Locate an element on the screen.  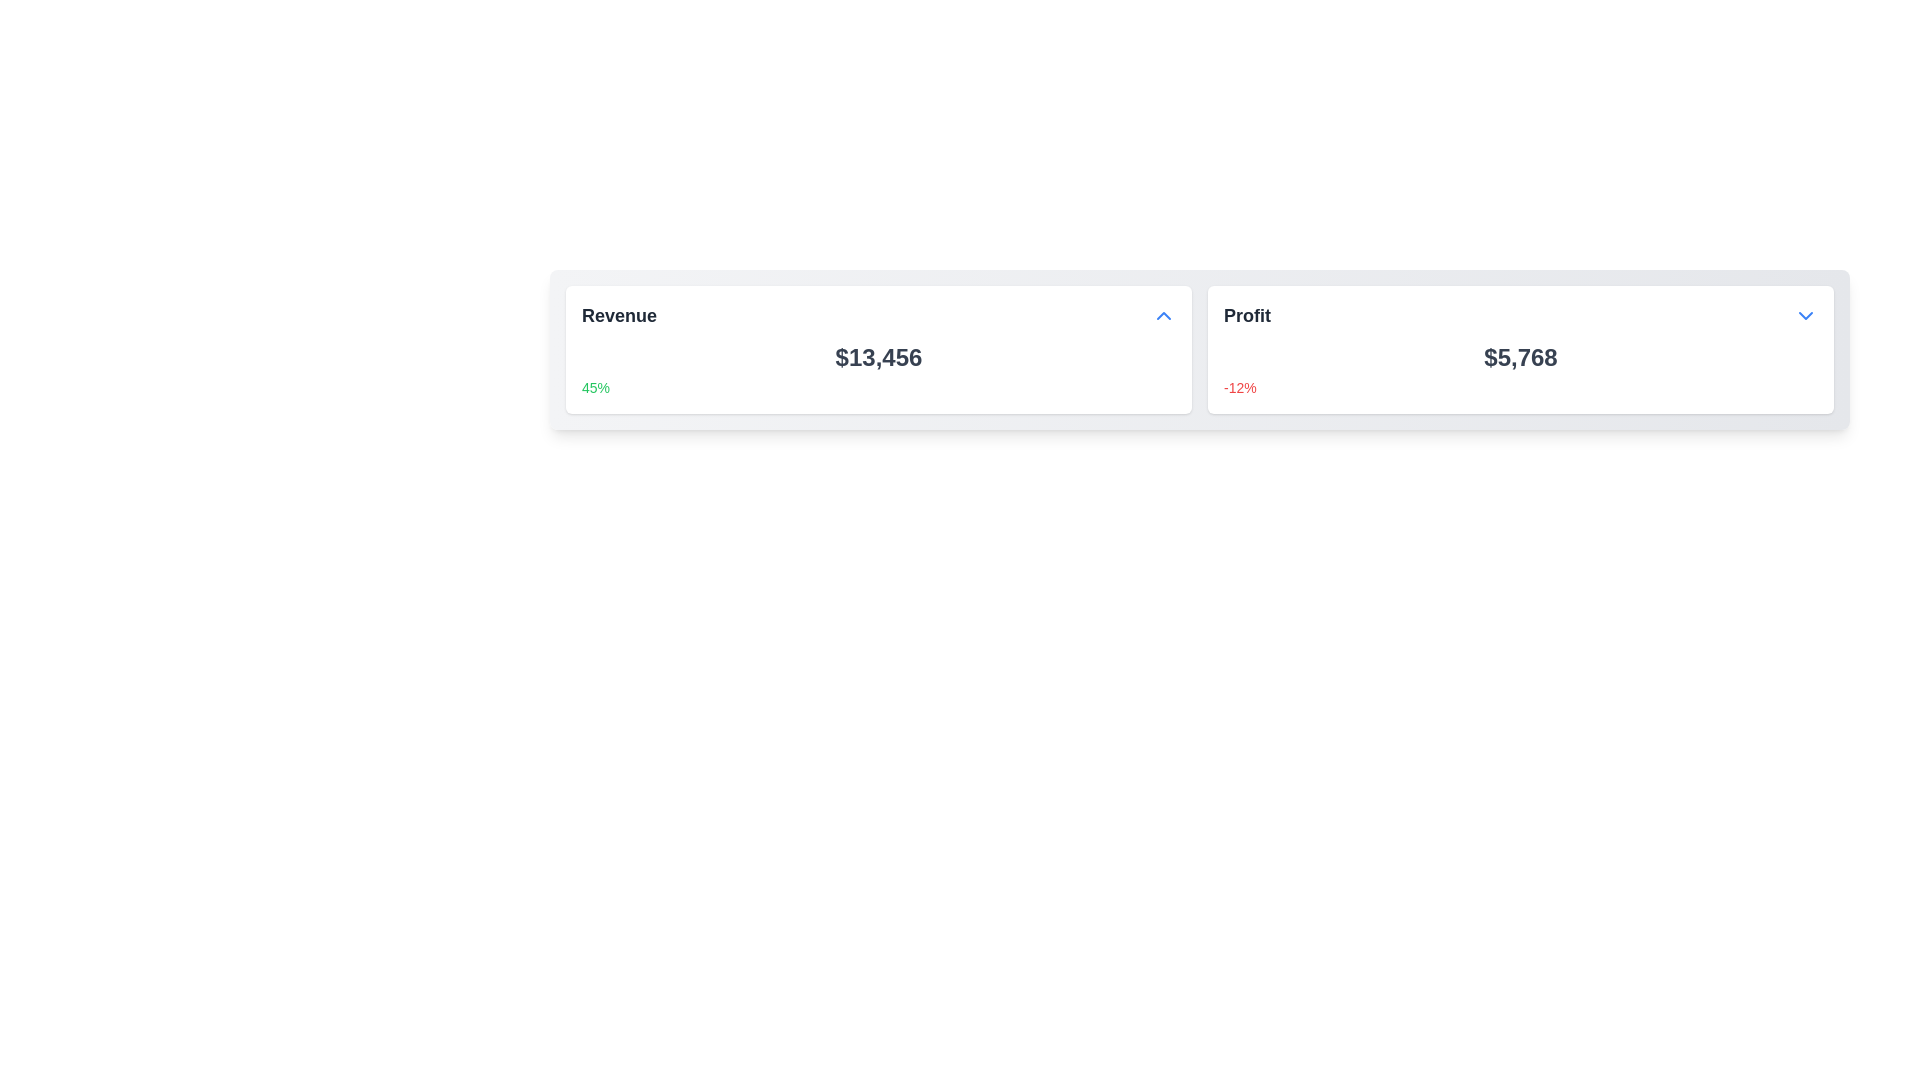
the prominently displayed text '$13,456' which is bold and large, located centrally within the white card labeled 'Revenue' is located at coordinates (878, 357).